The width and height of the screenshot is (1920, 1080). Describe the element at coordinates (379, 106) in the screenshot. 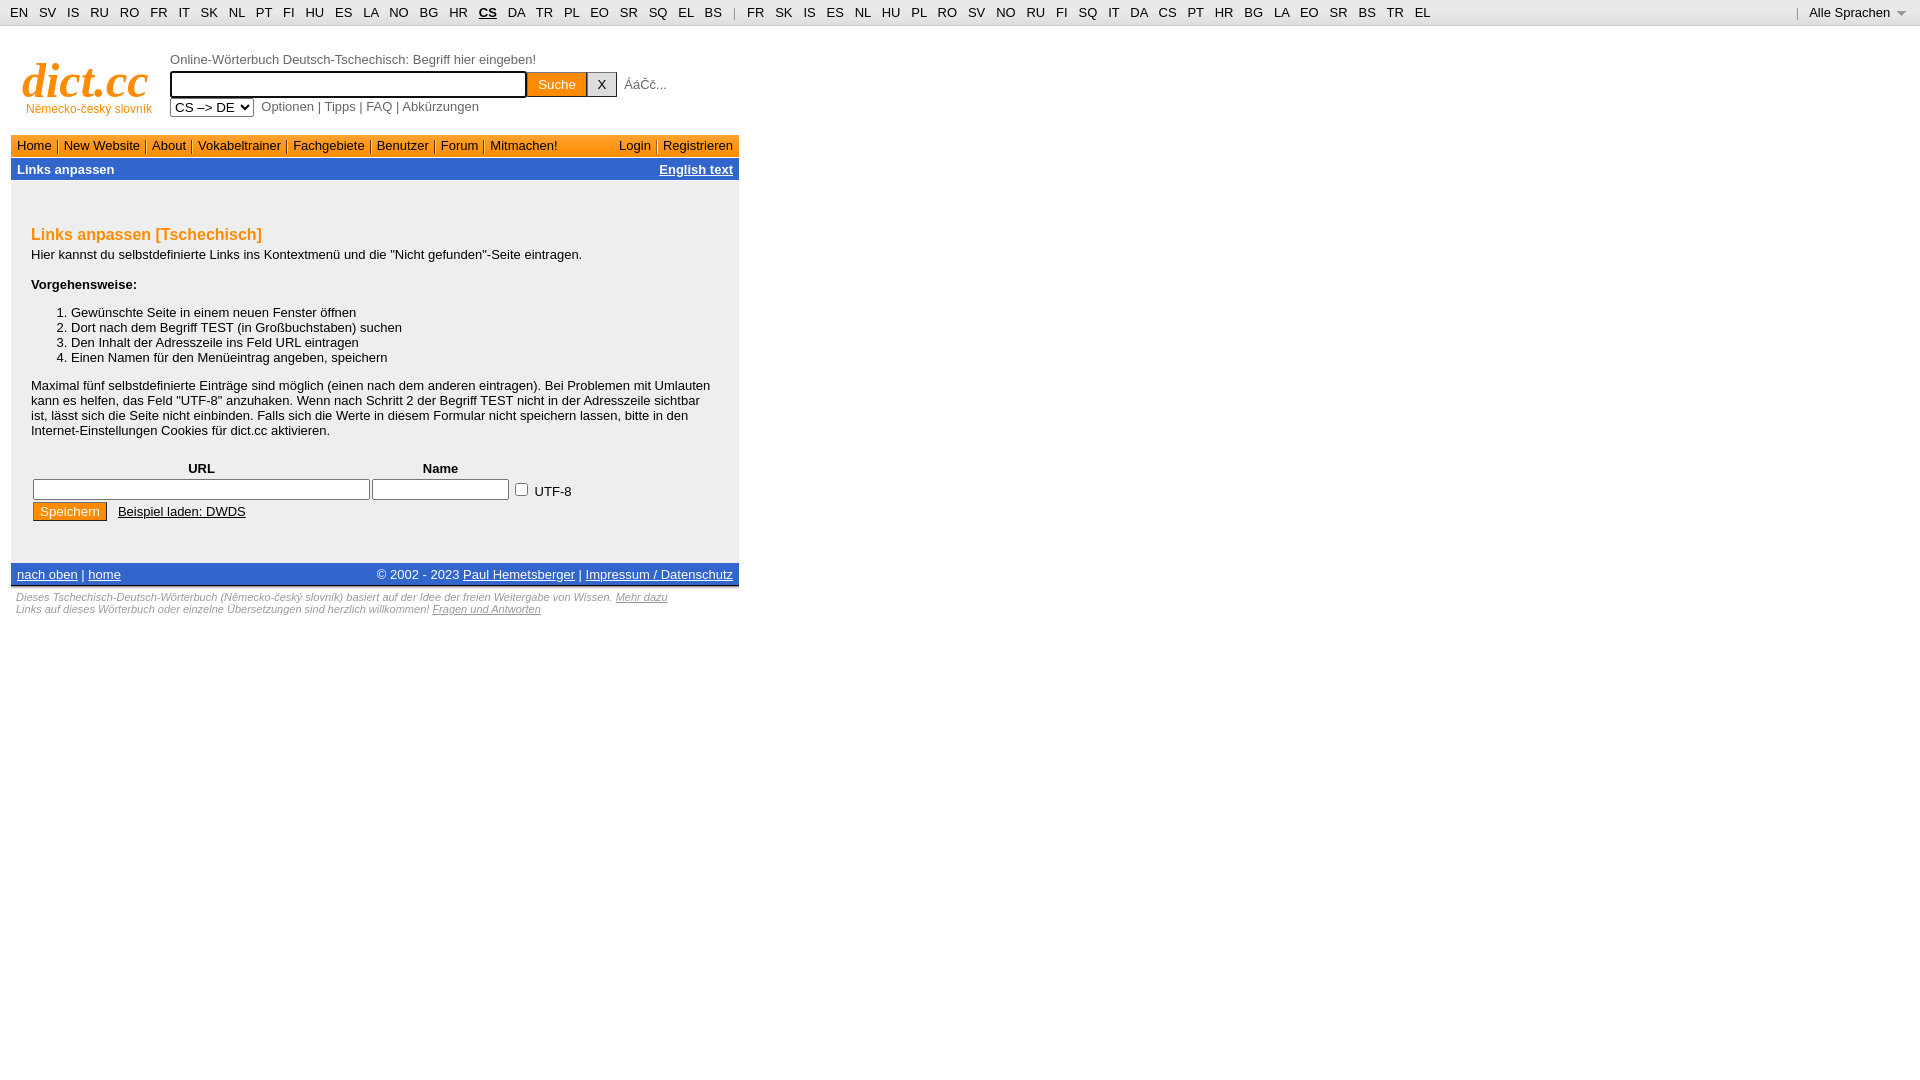

I see `'FAQ'` at that location.